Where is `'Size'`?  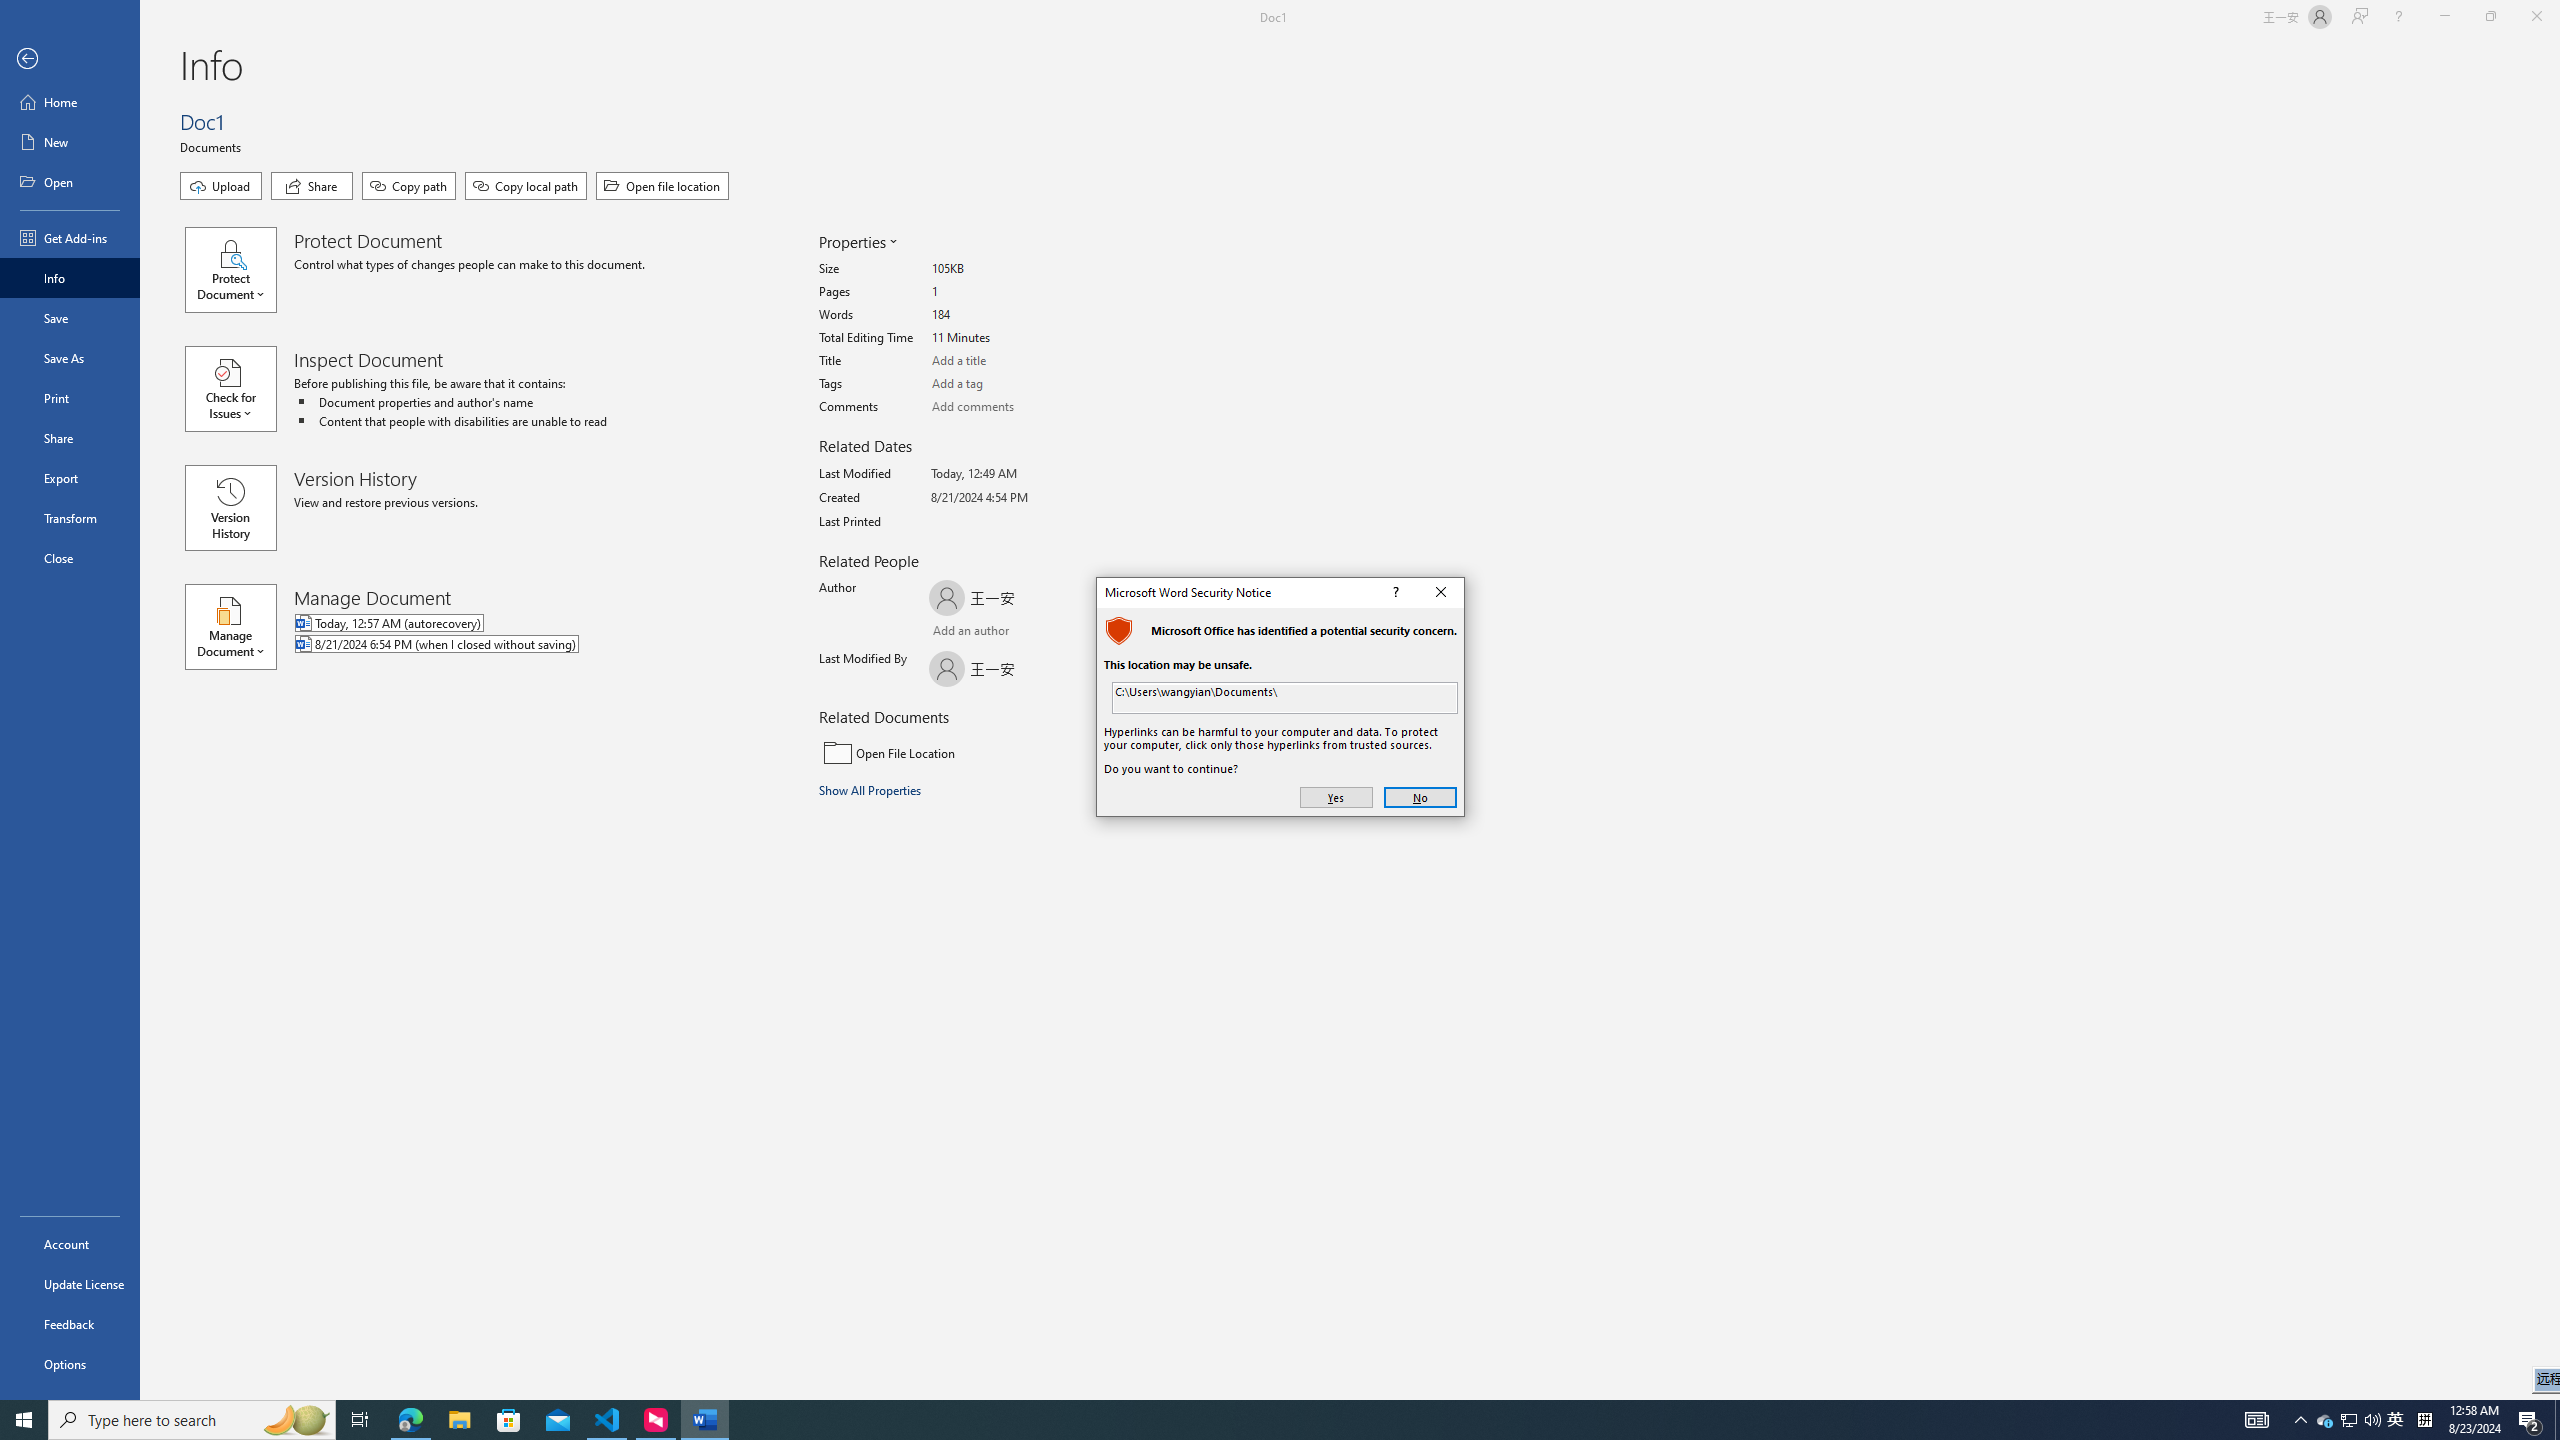 'Size' is located at coordinates (1006, 269).